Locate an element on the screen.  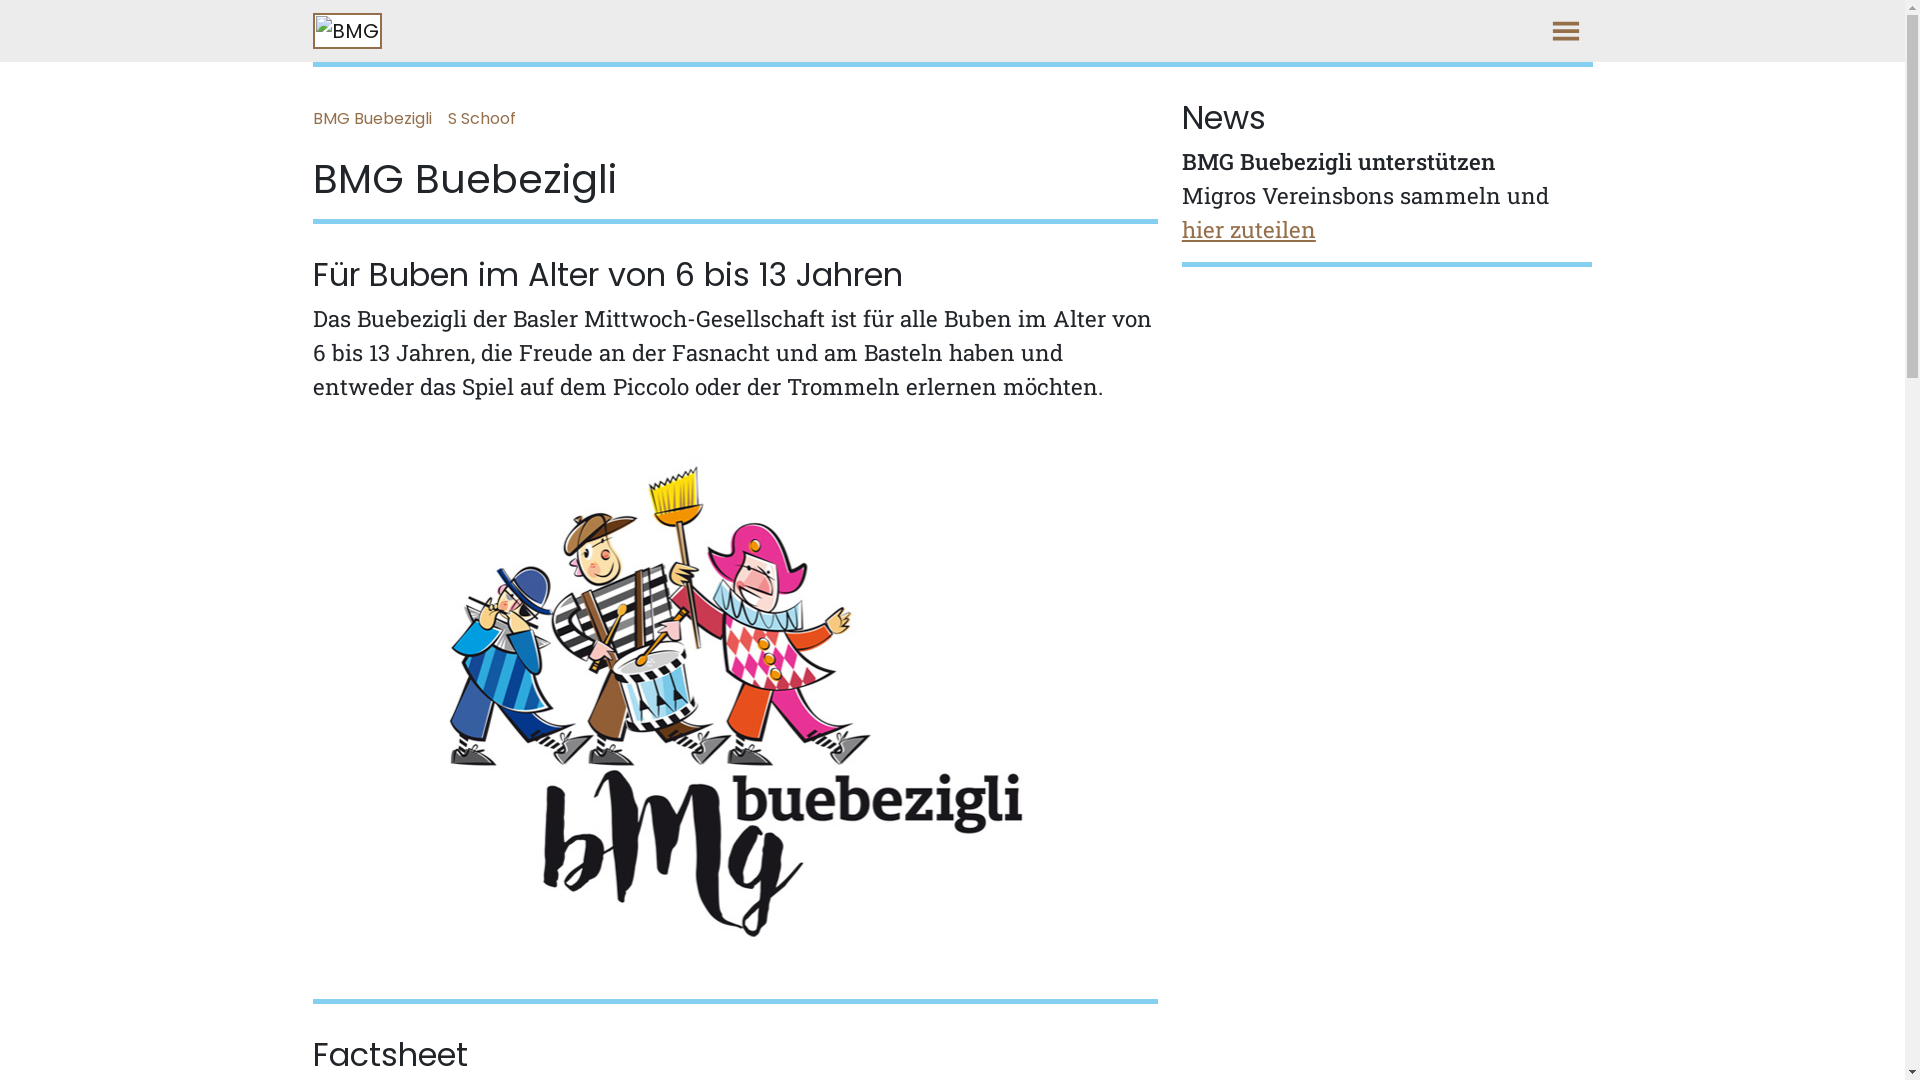
'S Schoof' is located at coordinates (489, 119).